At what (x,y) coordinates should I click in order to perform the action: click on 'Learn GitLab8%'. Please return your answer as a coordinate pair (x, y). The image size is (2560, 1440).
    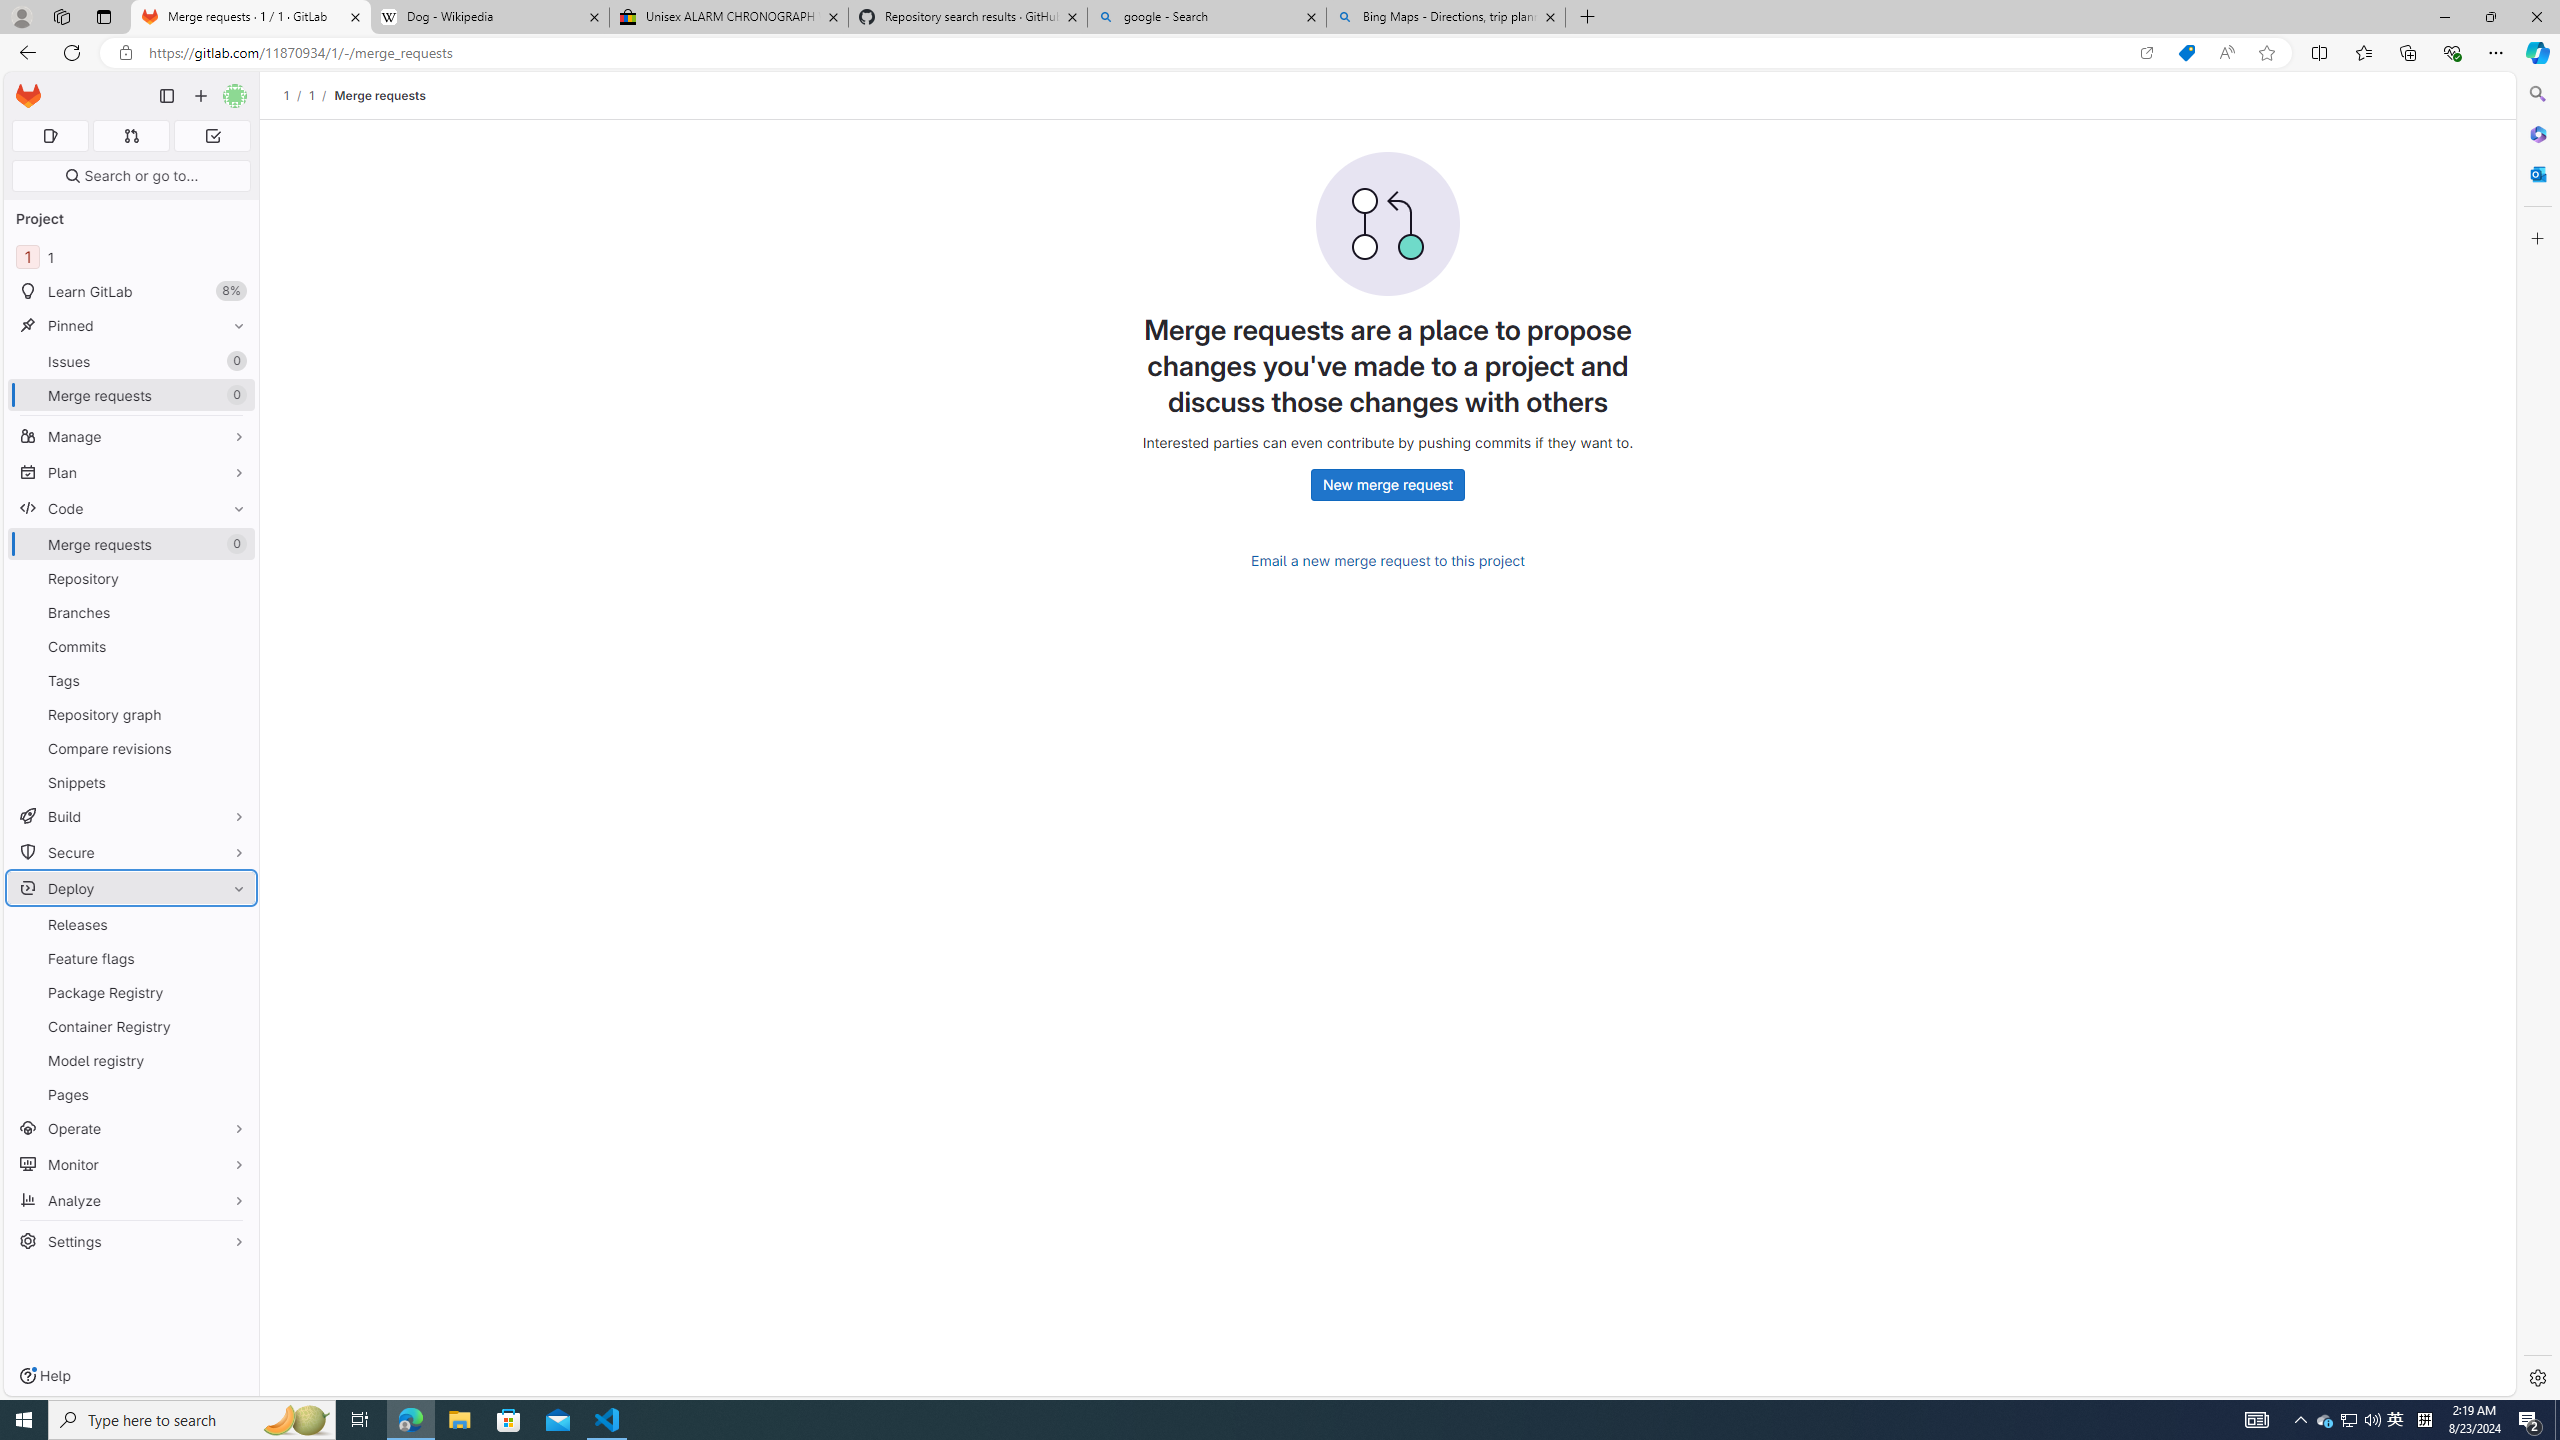
    Looking at the image, I should click on (130, 291).